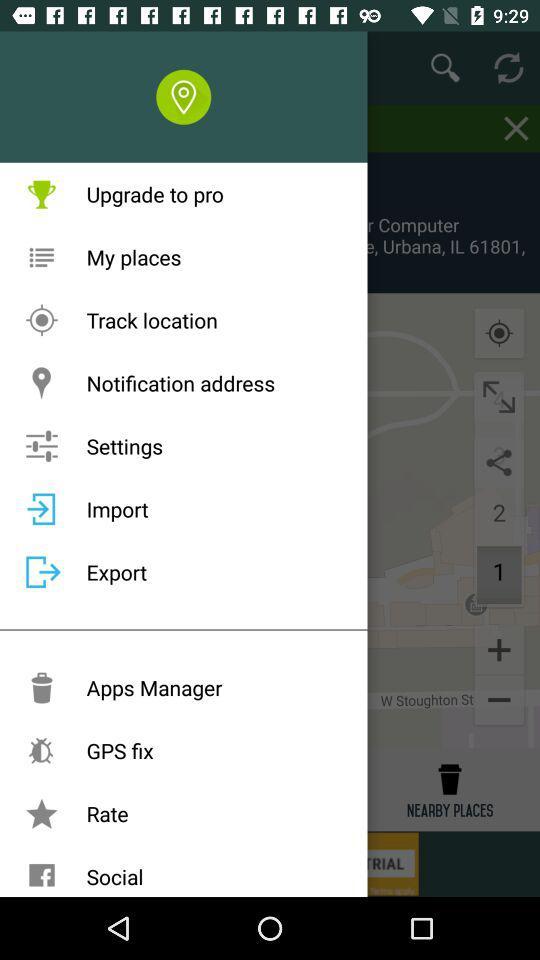  Describe the element at coordinates (498, 333) in the screenshot. I see `the location_crosshair icon` at that location.